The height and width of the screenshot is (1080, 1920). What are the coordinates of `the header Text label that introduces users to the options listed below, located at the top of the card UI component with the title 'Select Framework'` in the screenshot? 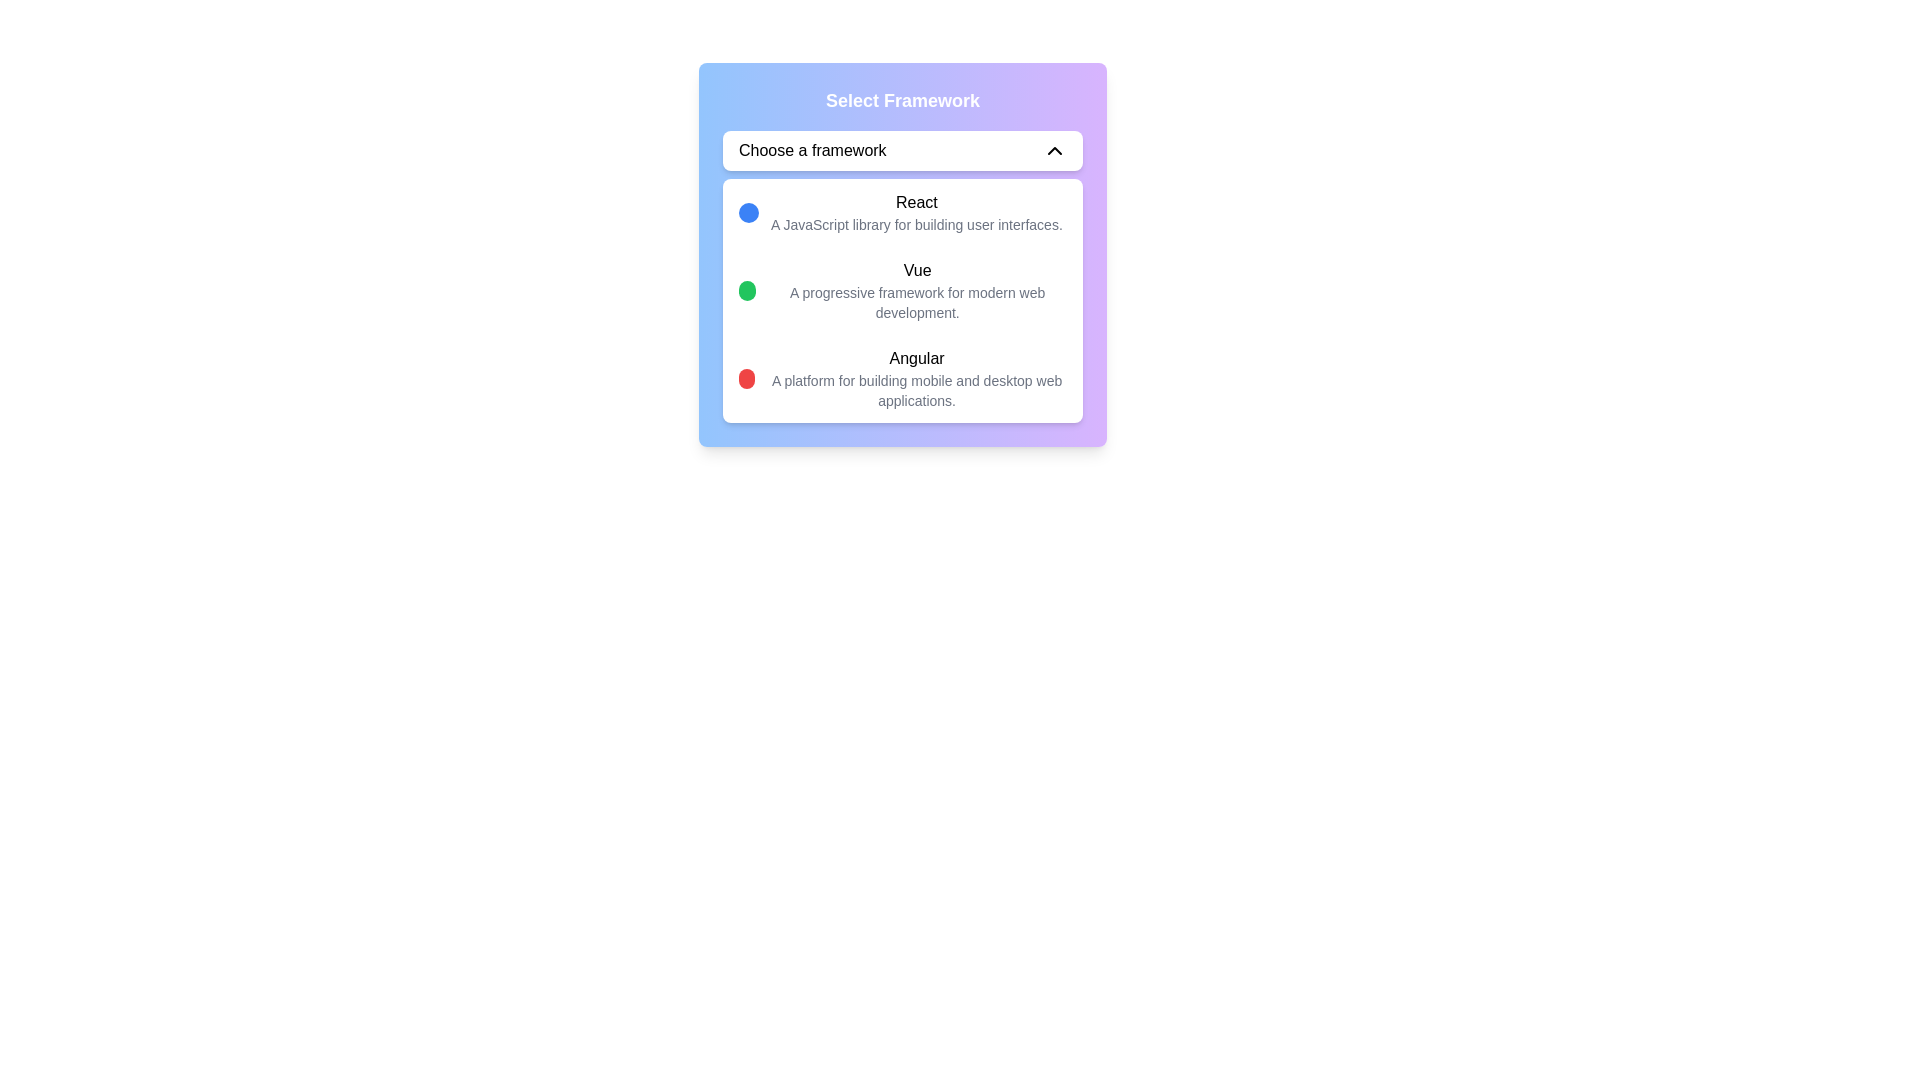 It's located at (901, 100).